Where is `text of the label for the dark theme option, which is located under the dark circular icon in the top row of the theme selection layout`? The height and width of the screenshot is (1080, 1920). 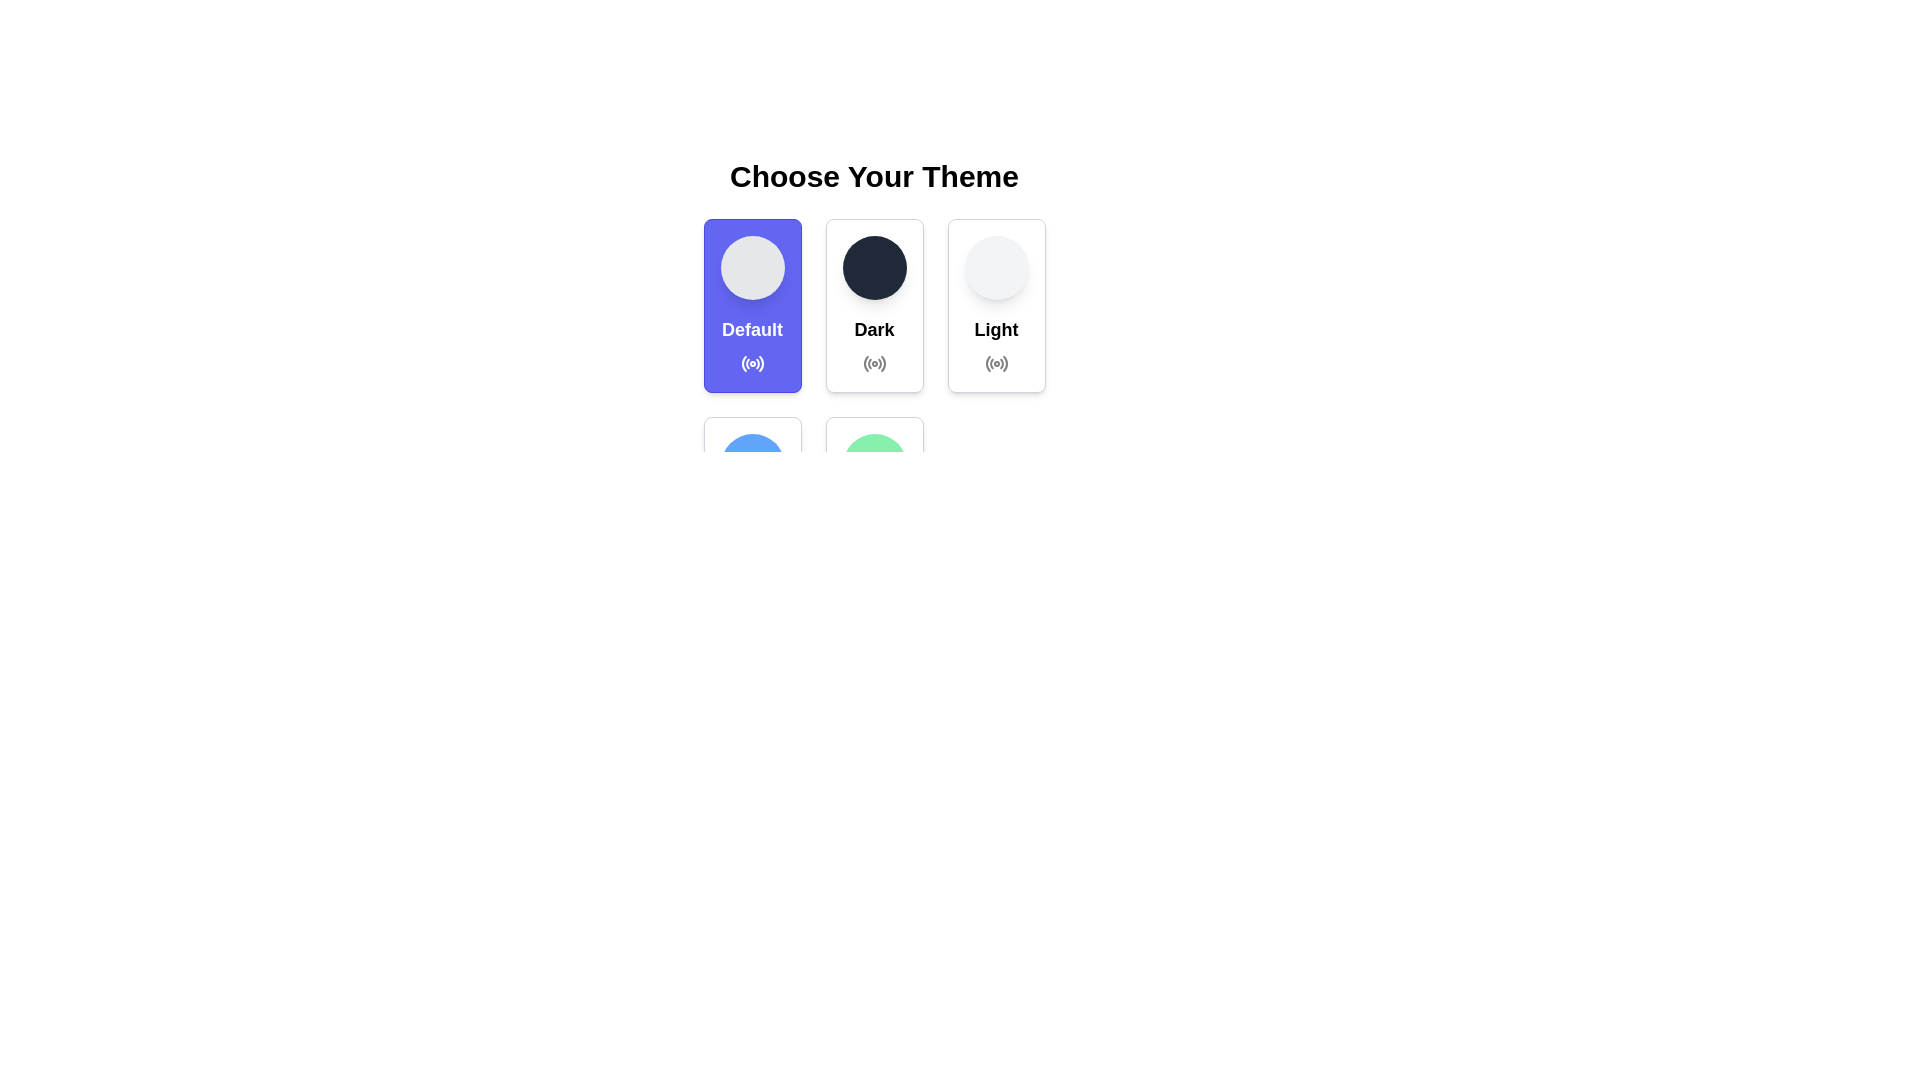
text of the label for the dark theme option, which is located under the dark circular icon in the top row of the theme selection layout is located at coordinates (874, 329).